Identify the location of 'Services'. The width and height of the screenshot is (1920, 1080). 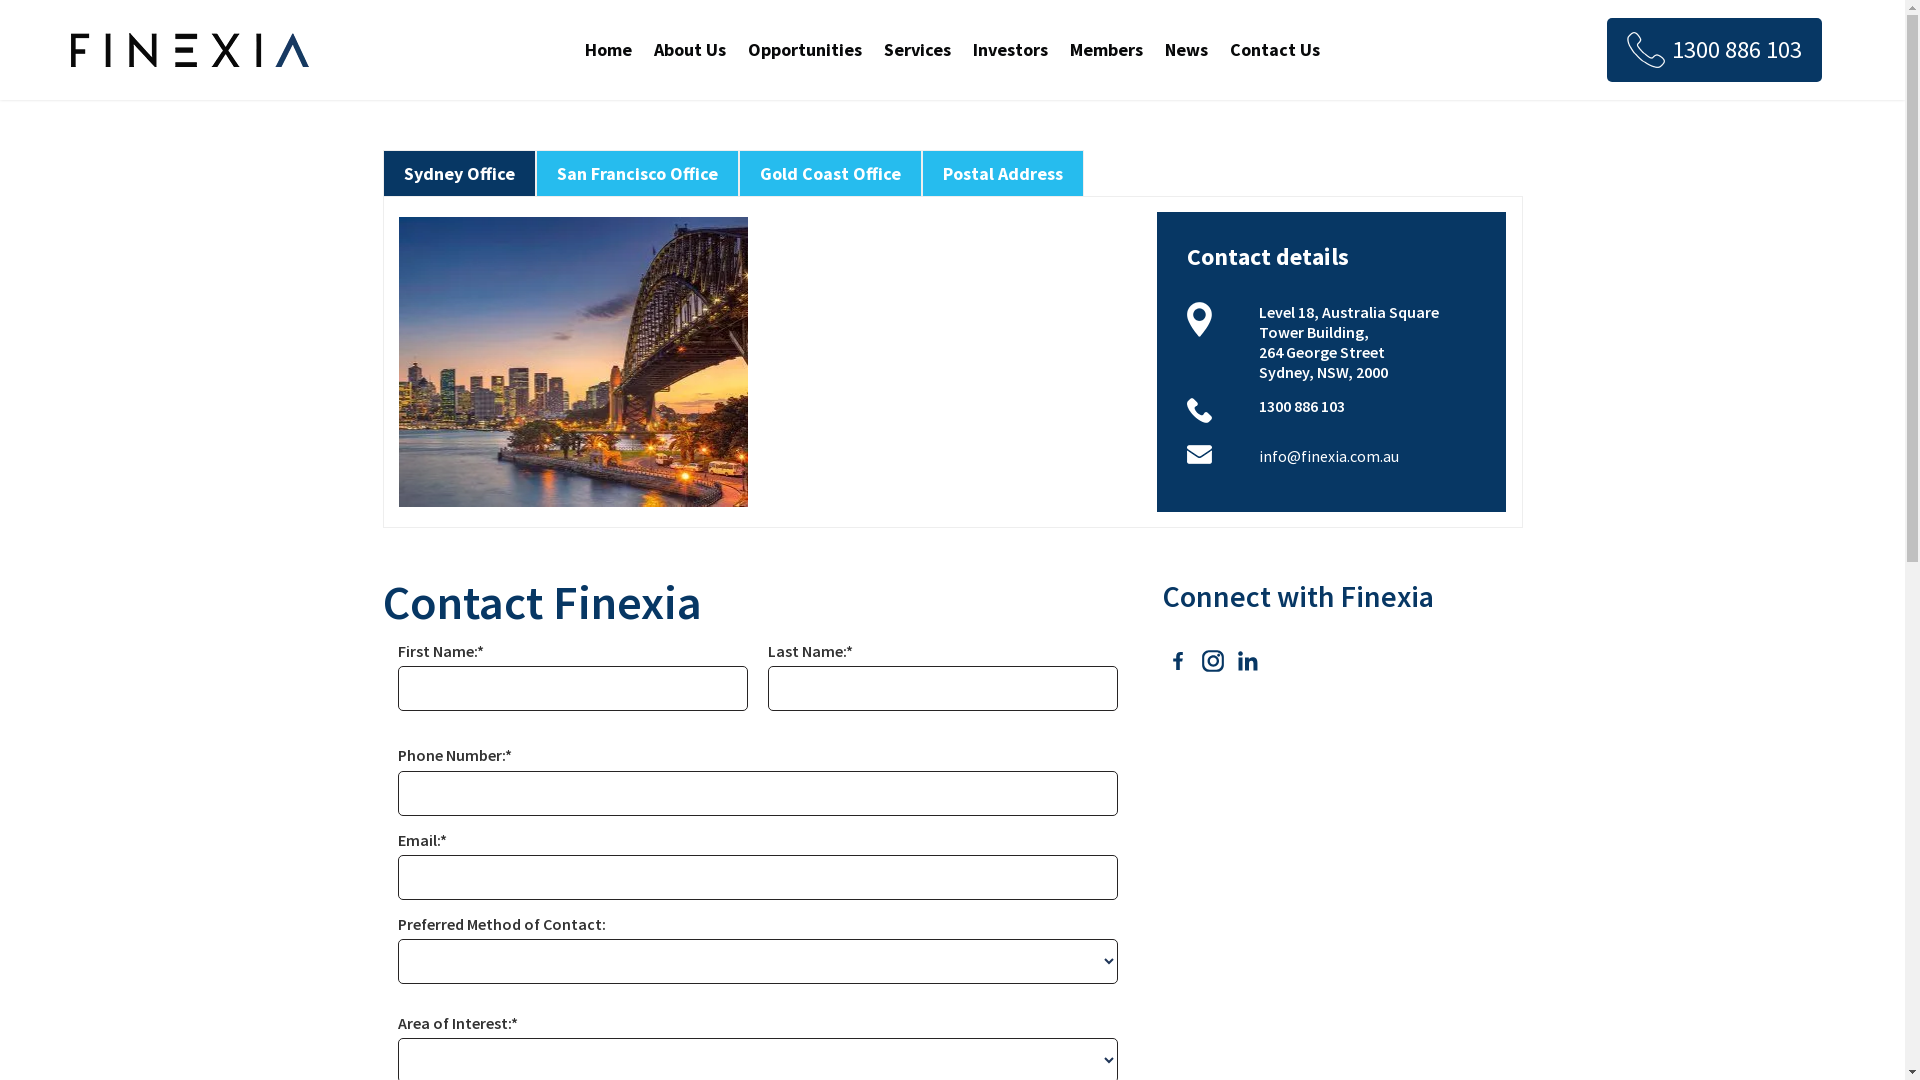
(916, 49).